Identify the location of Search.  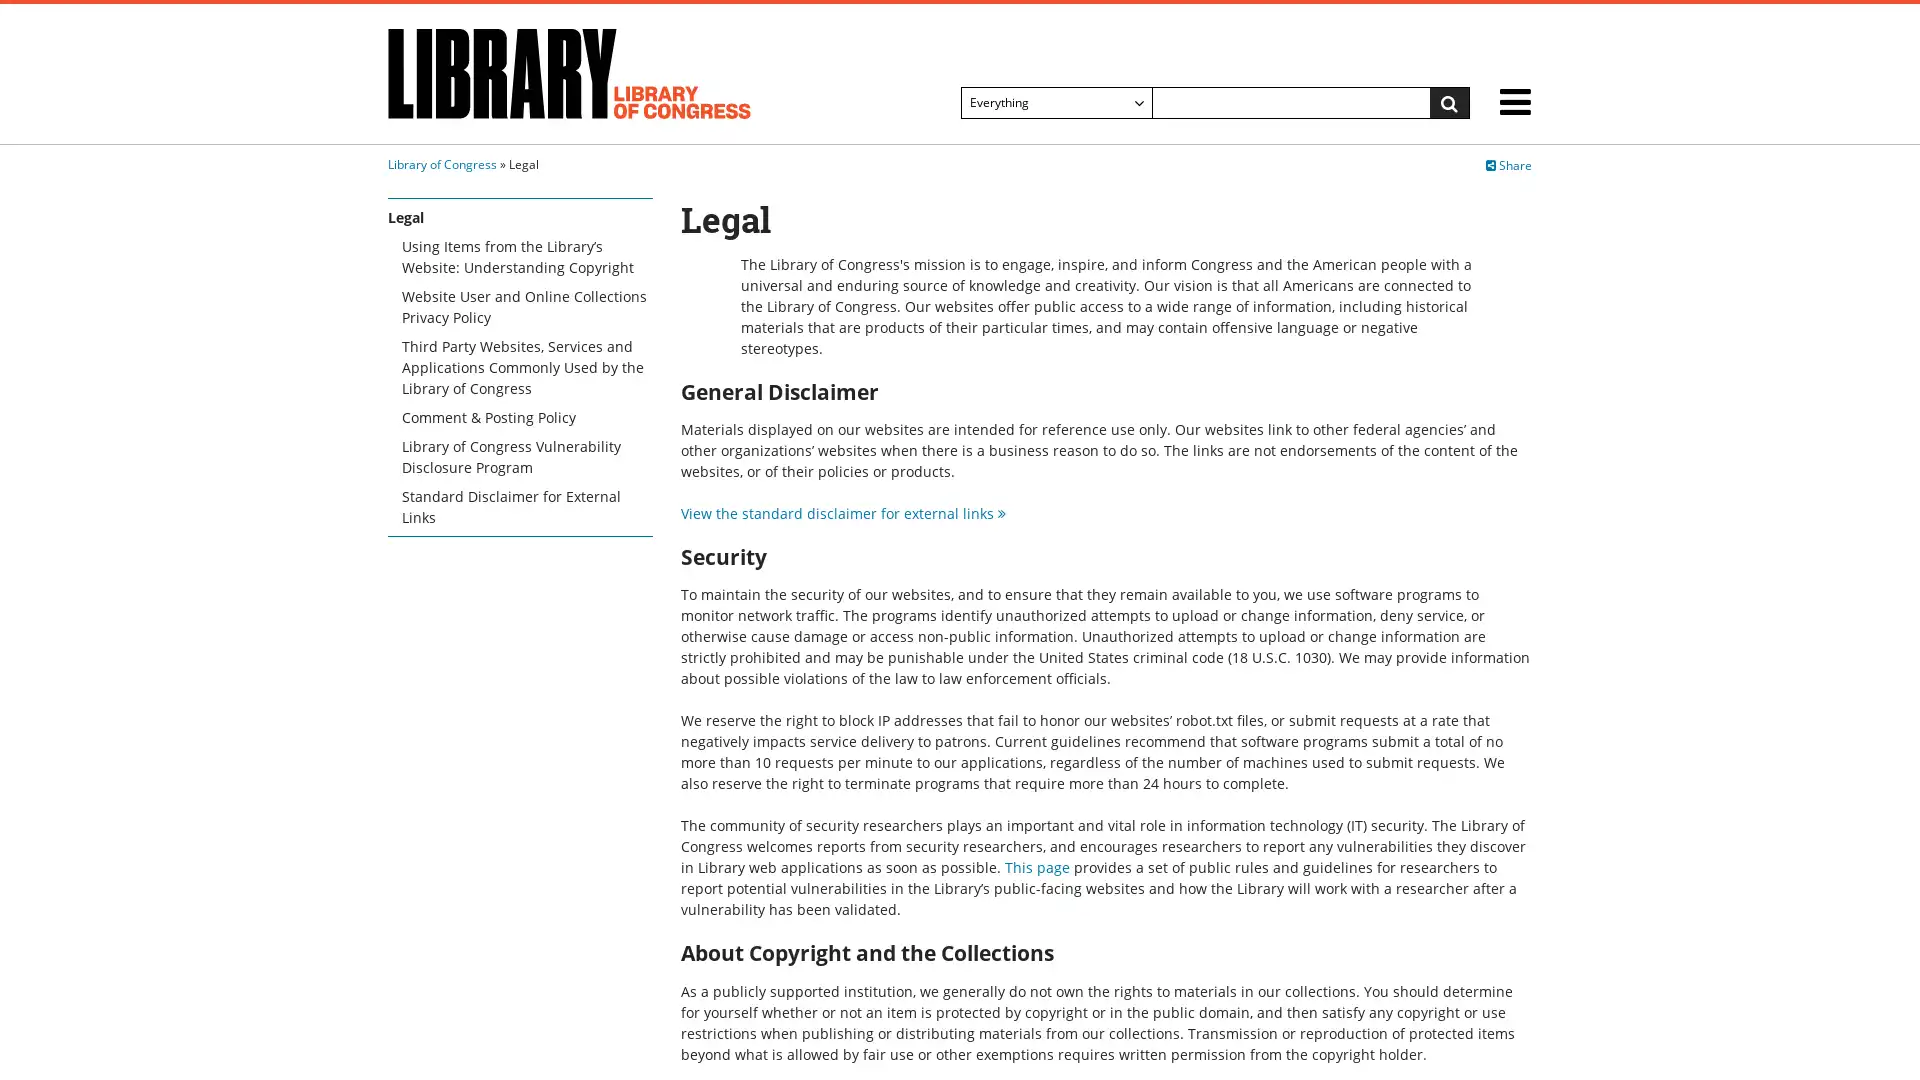
(1449, 103).